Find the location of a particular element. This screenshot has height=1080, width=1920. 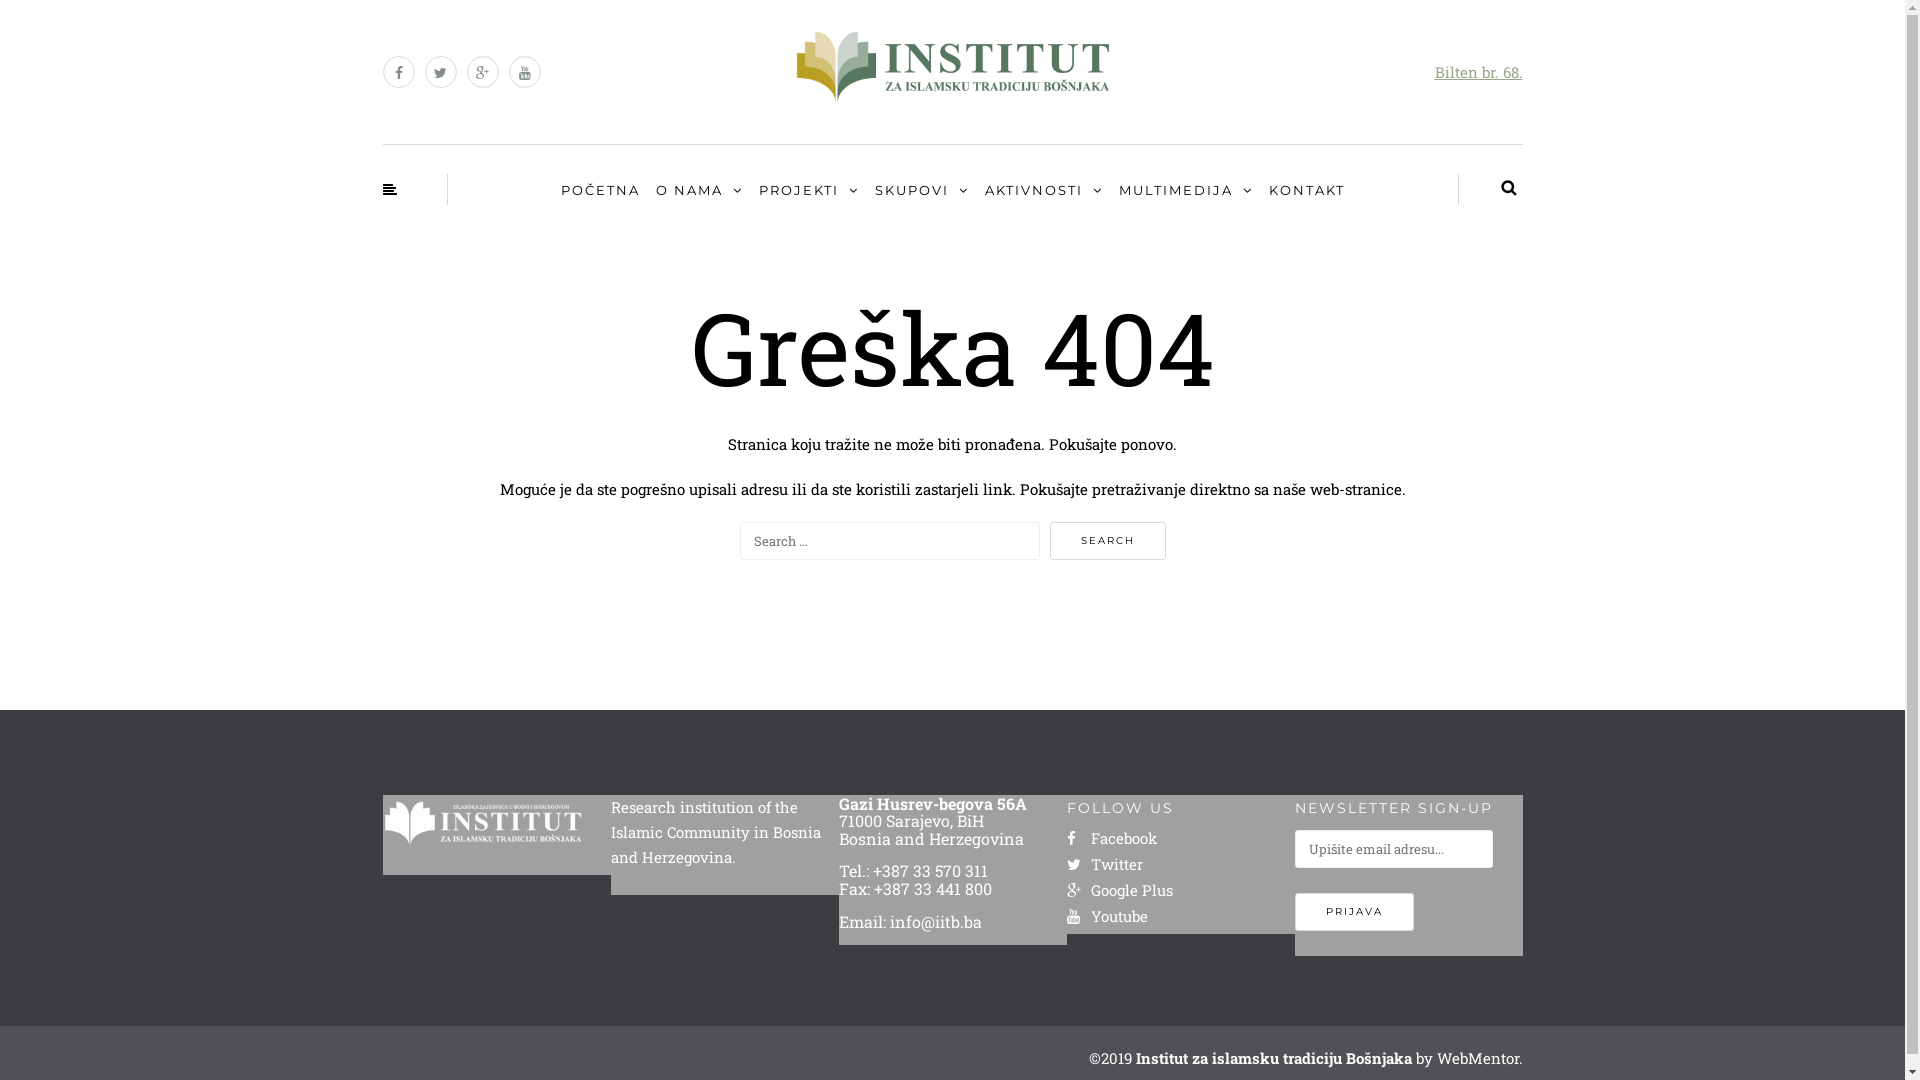

'Facebook' is located at coordinates (1109, 837).